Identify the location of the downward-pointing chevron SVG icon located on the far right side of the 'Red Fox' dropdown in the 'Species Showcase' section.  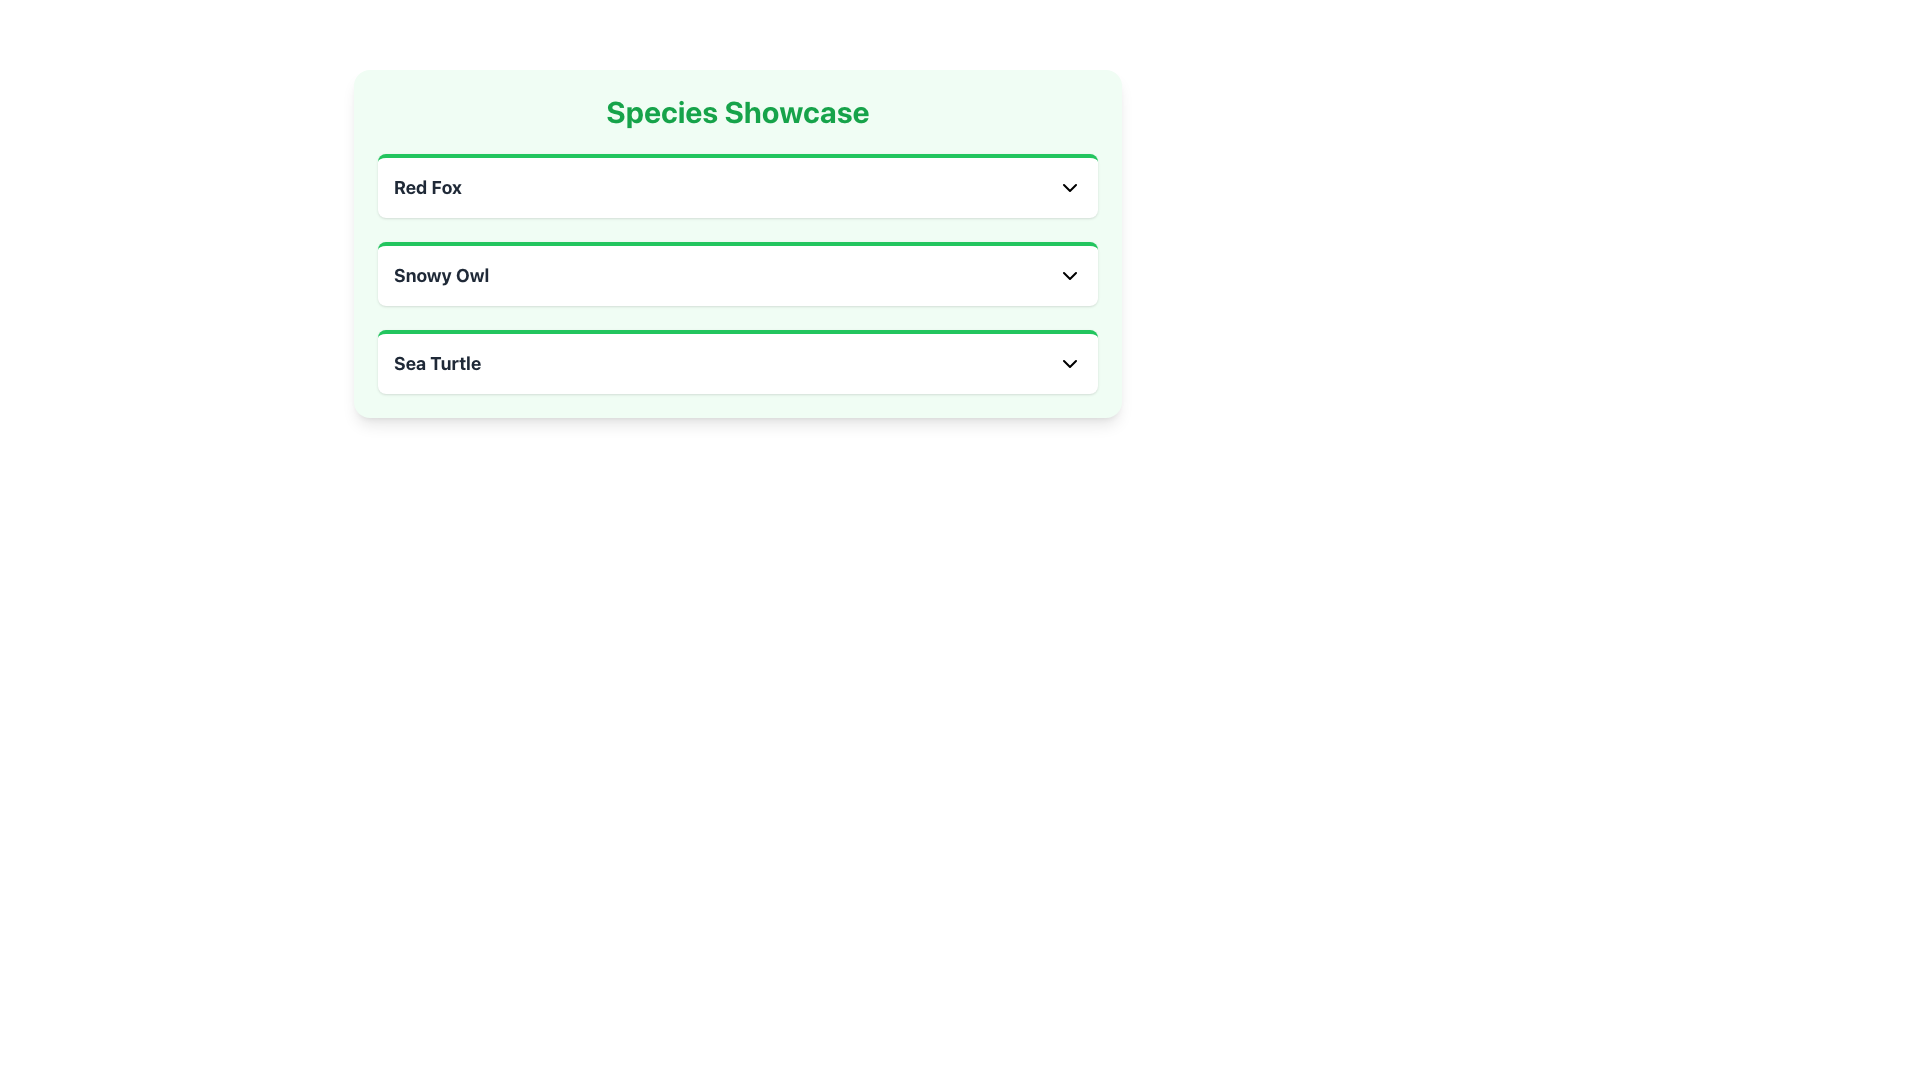
(1069, 188).